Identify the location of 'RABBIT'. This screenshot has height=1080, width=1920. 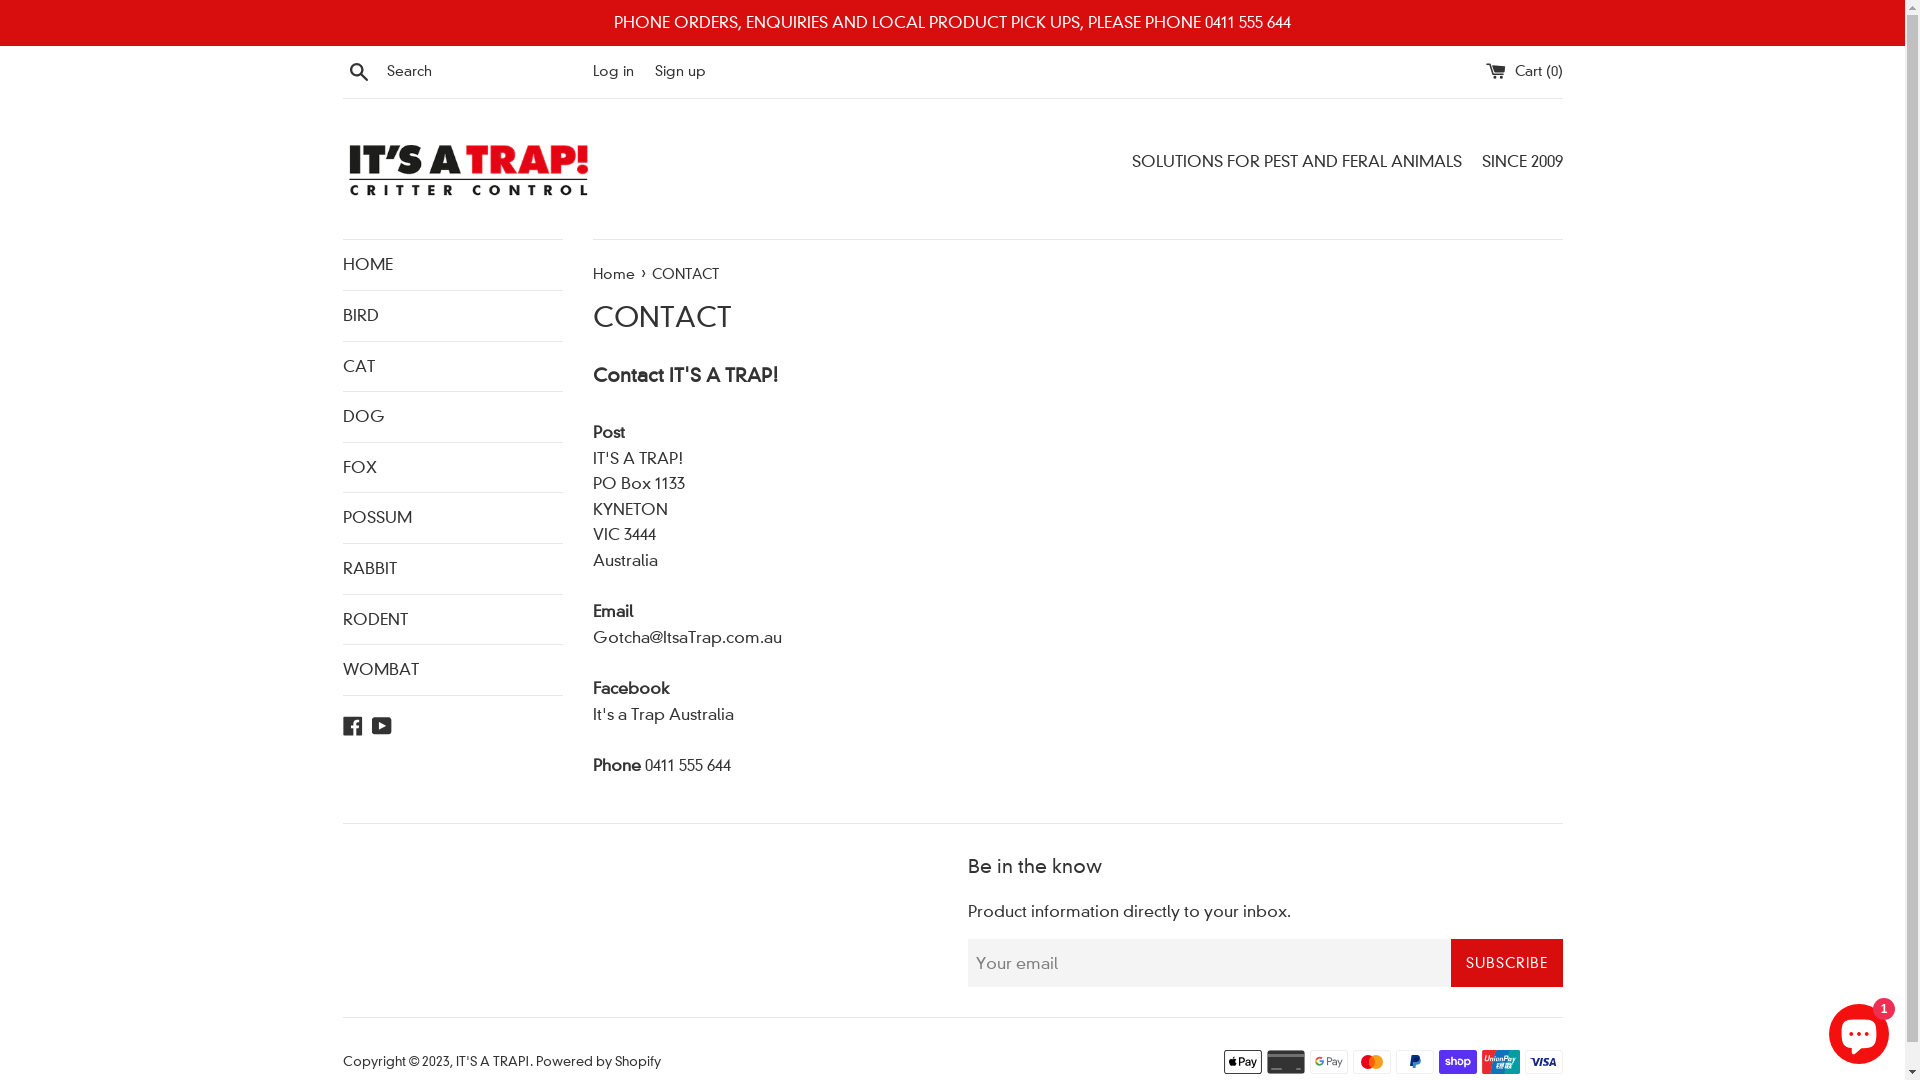
(341, 569).